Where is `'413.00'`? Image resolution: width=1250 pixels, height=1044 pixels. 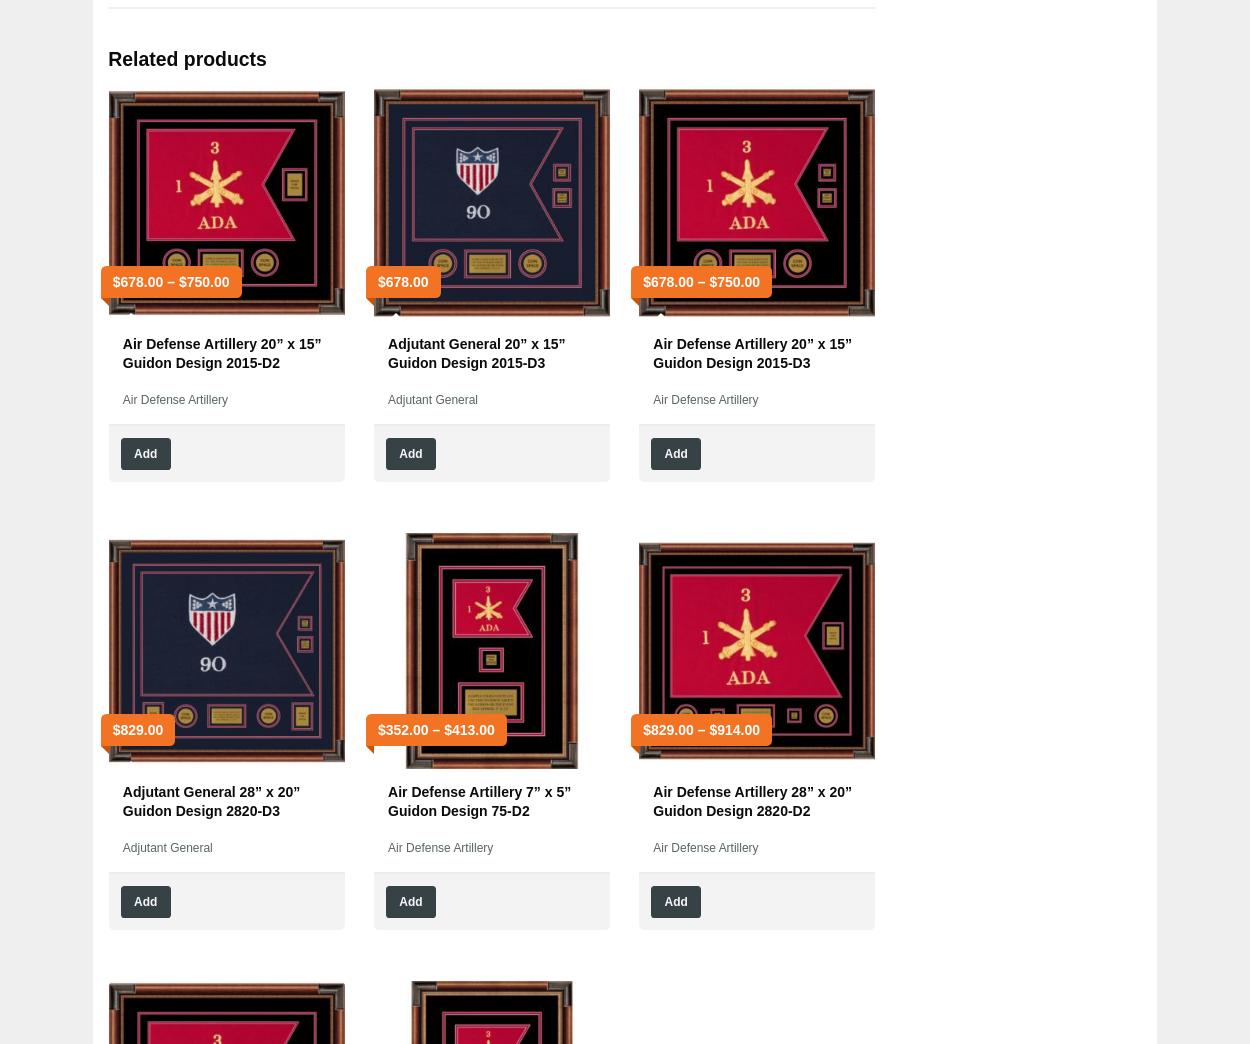 '413.00' is located at coordinates (450, 729).